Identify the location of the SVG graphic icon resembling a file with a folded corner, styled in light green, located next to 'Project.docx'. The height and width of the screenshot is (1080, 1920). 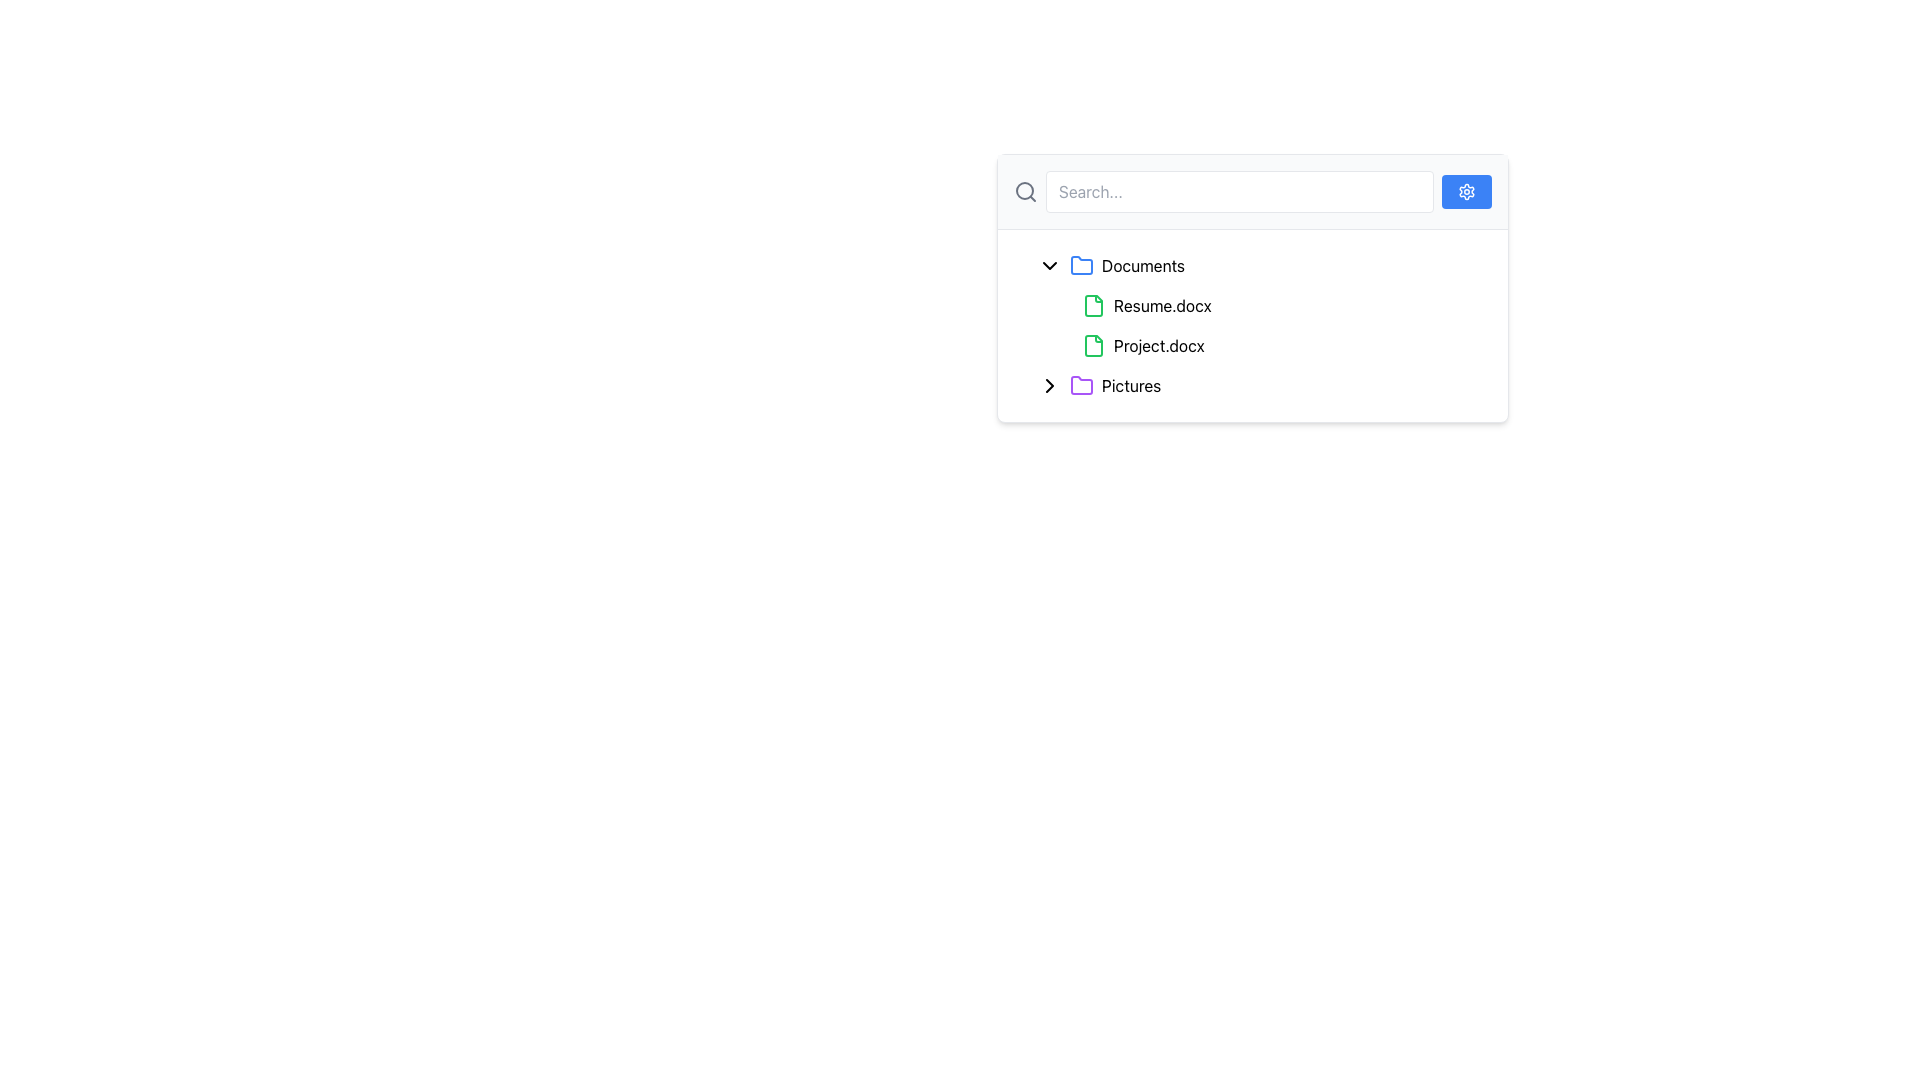
(1093, 345).